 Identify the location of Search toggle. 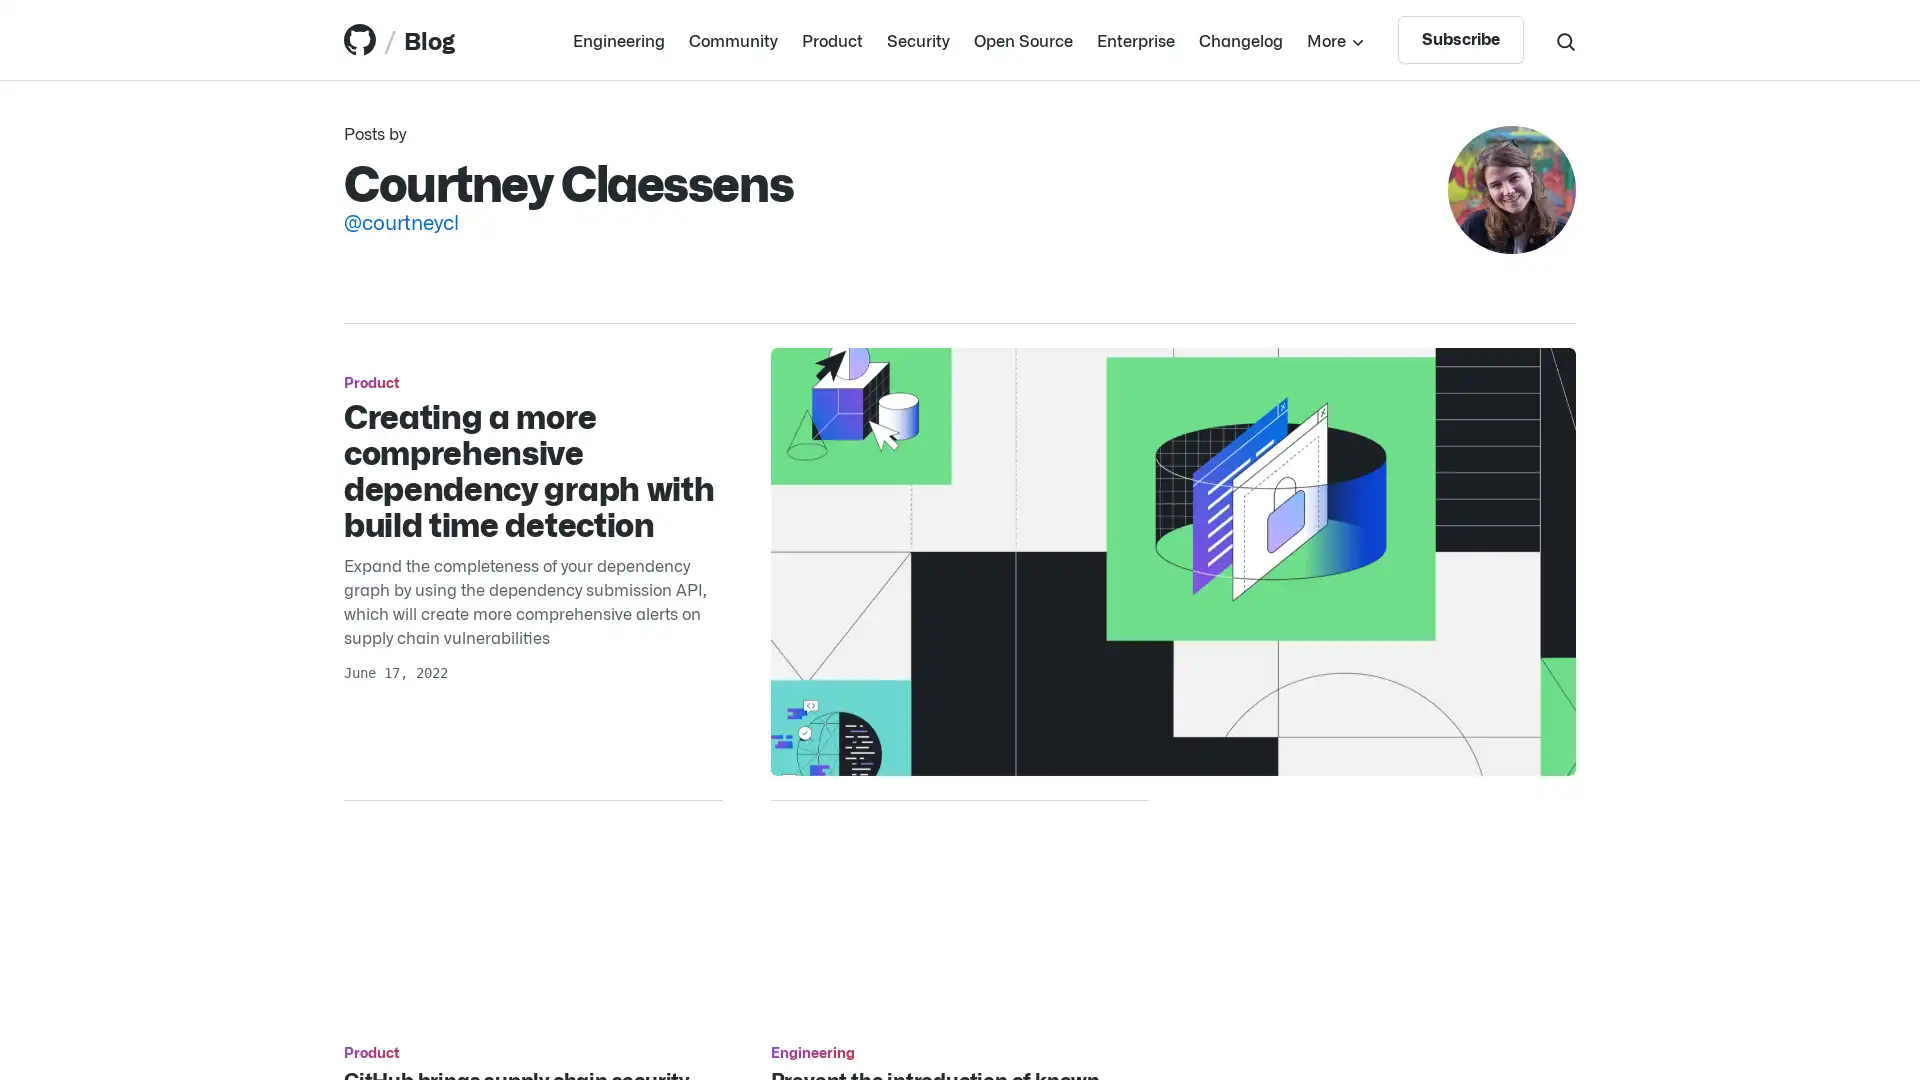
(1564, 38).